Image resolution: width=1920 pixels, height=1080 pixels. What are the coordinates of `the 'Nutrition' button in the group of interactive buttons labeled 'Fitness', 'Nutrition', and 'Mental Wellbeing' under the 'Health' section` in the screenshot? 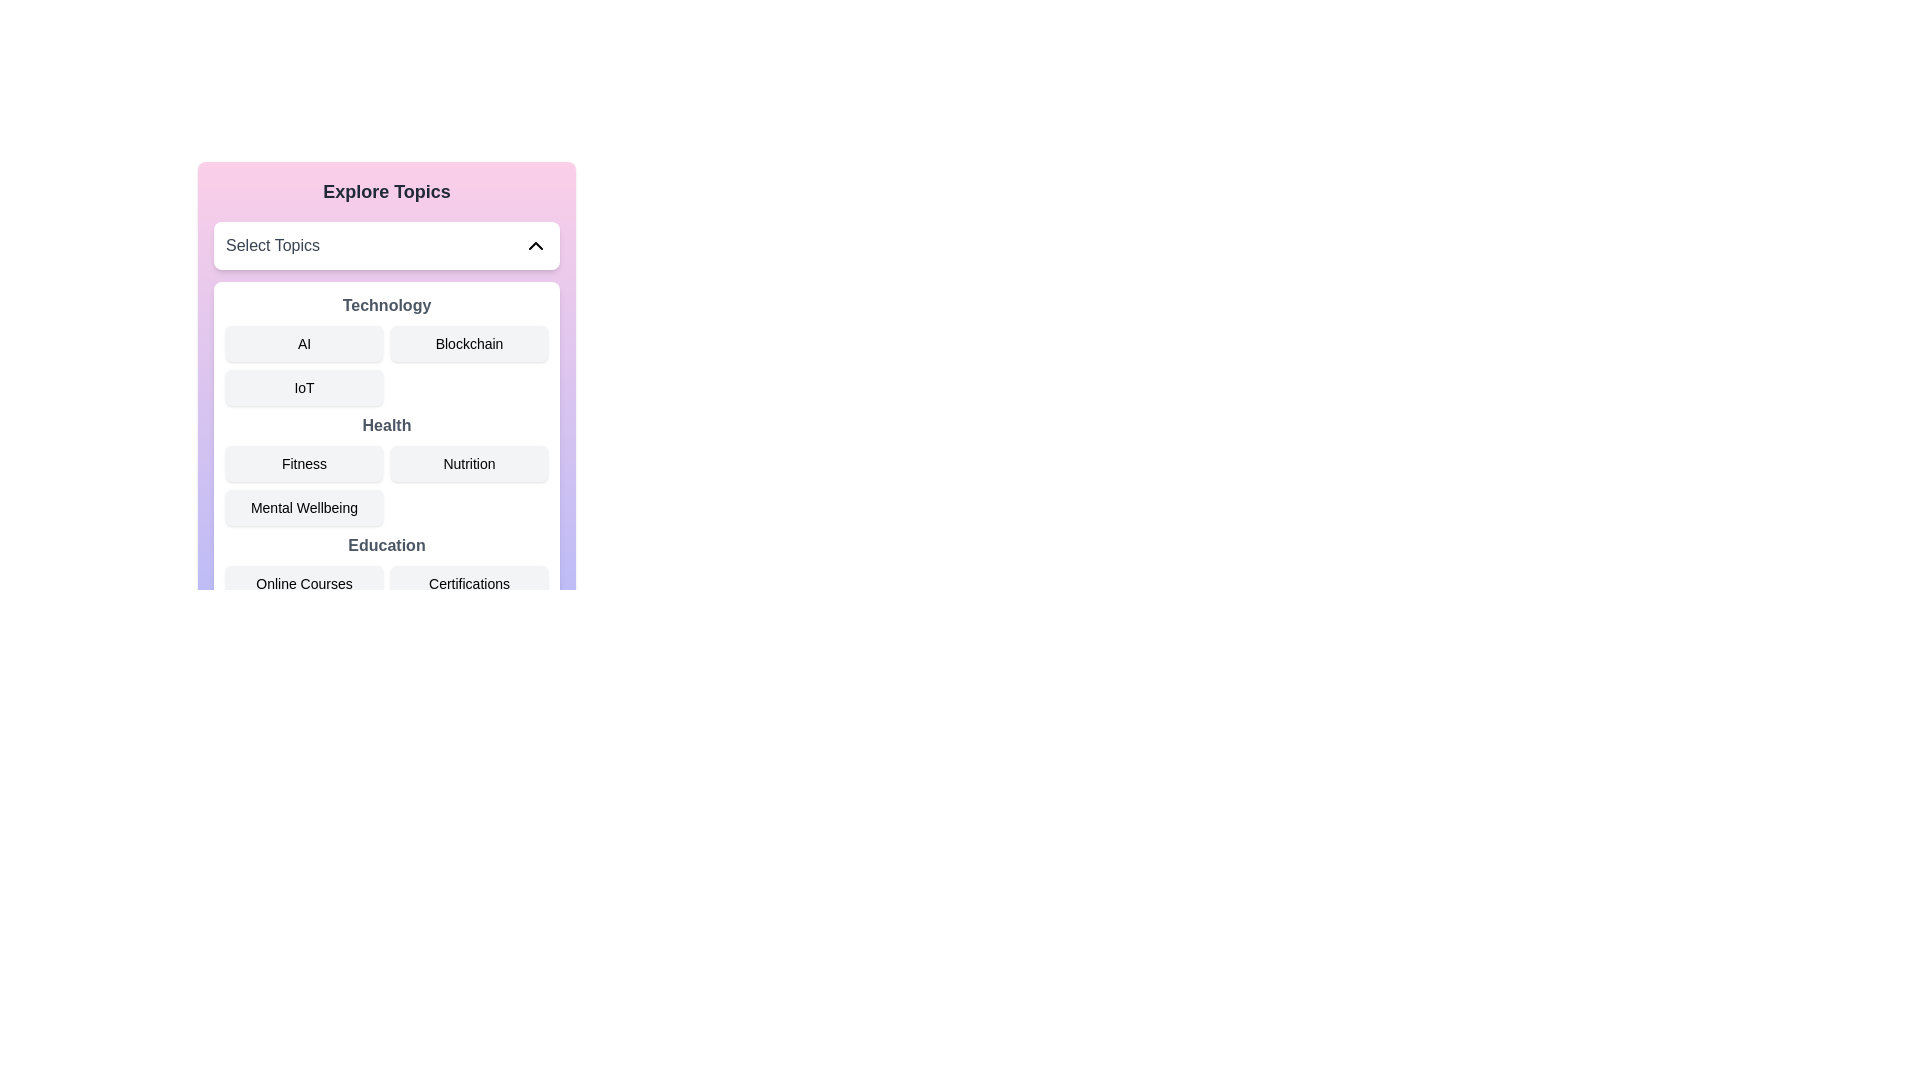 It's located at (387, 470).